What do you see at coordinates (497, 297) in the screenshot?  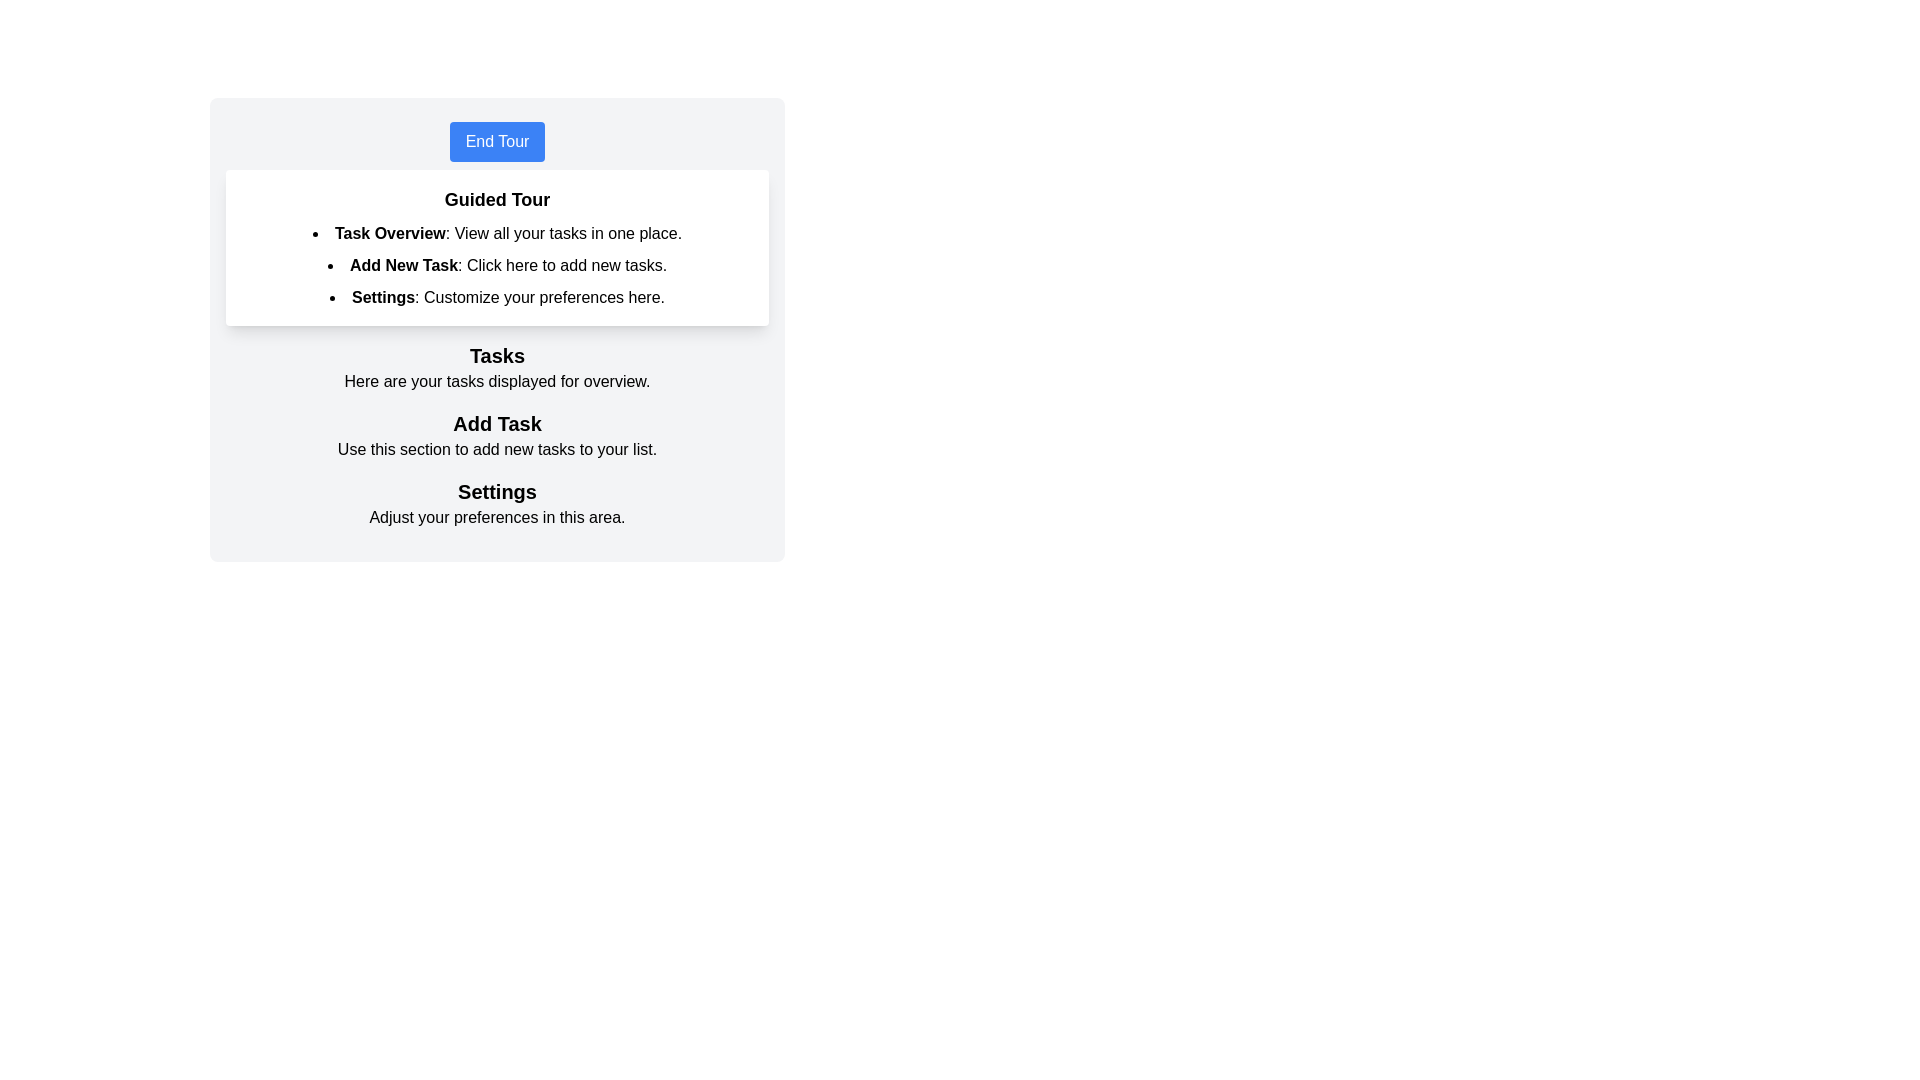 I see `the text element stating 'Settings: Customize your preferences here.' which is styled with 'Settings' in bold and is the last item in the bullet point list under 'Guided Tour.'` at bounding box center [497, 297].